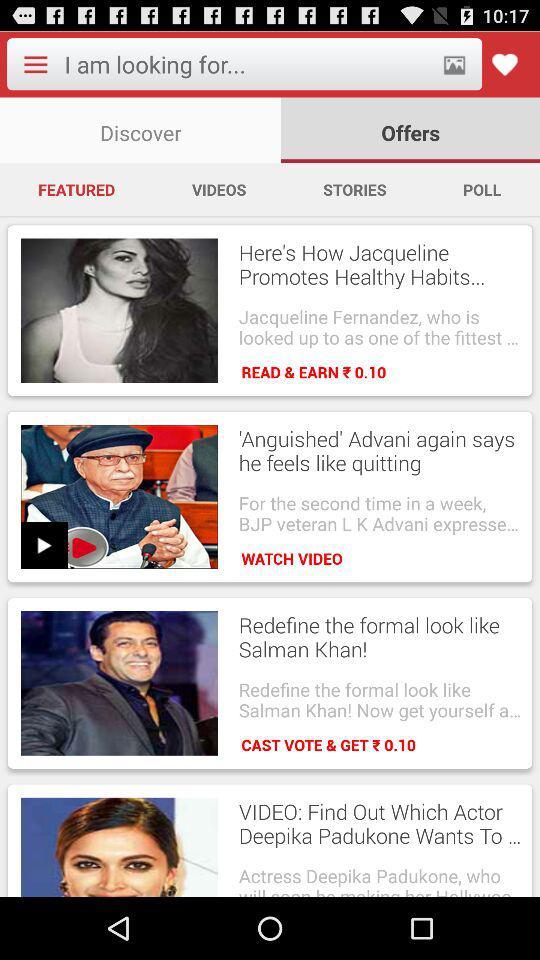 The height and width of the screenshot is (960, 540). I want to click on shows heart symbol, so click(503, 64).